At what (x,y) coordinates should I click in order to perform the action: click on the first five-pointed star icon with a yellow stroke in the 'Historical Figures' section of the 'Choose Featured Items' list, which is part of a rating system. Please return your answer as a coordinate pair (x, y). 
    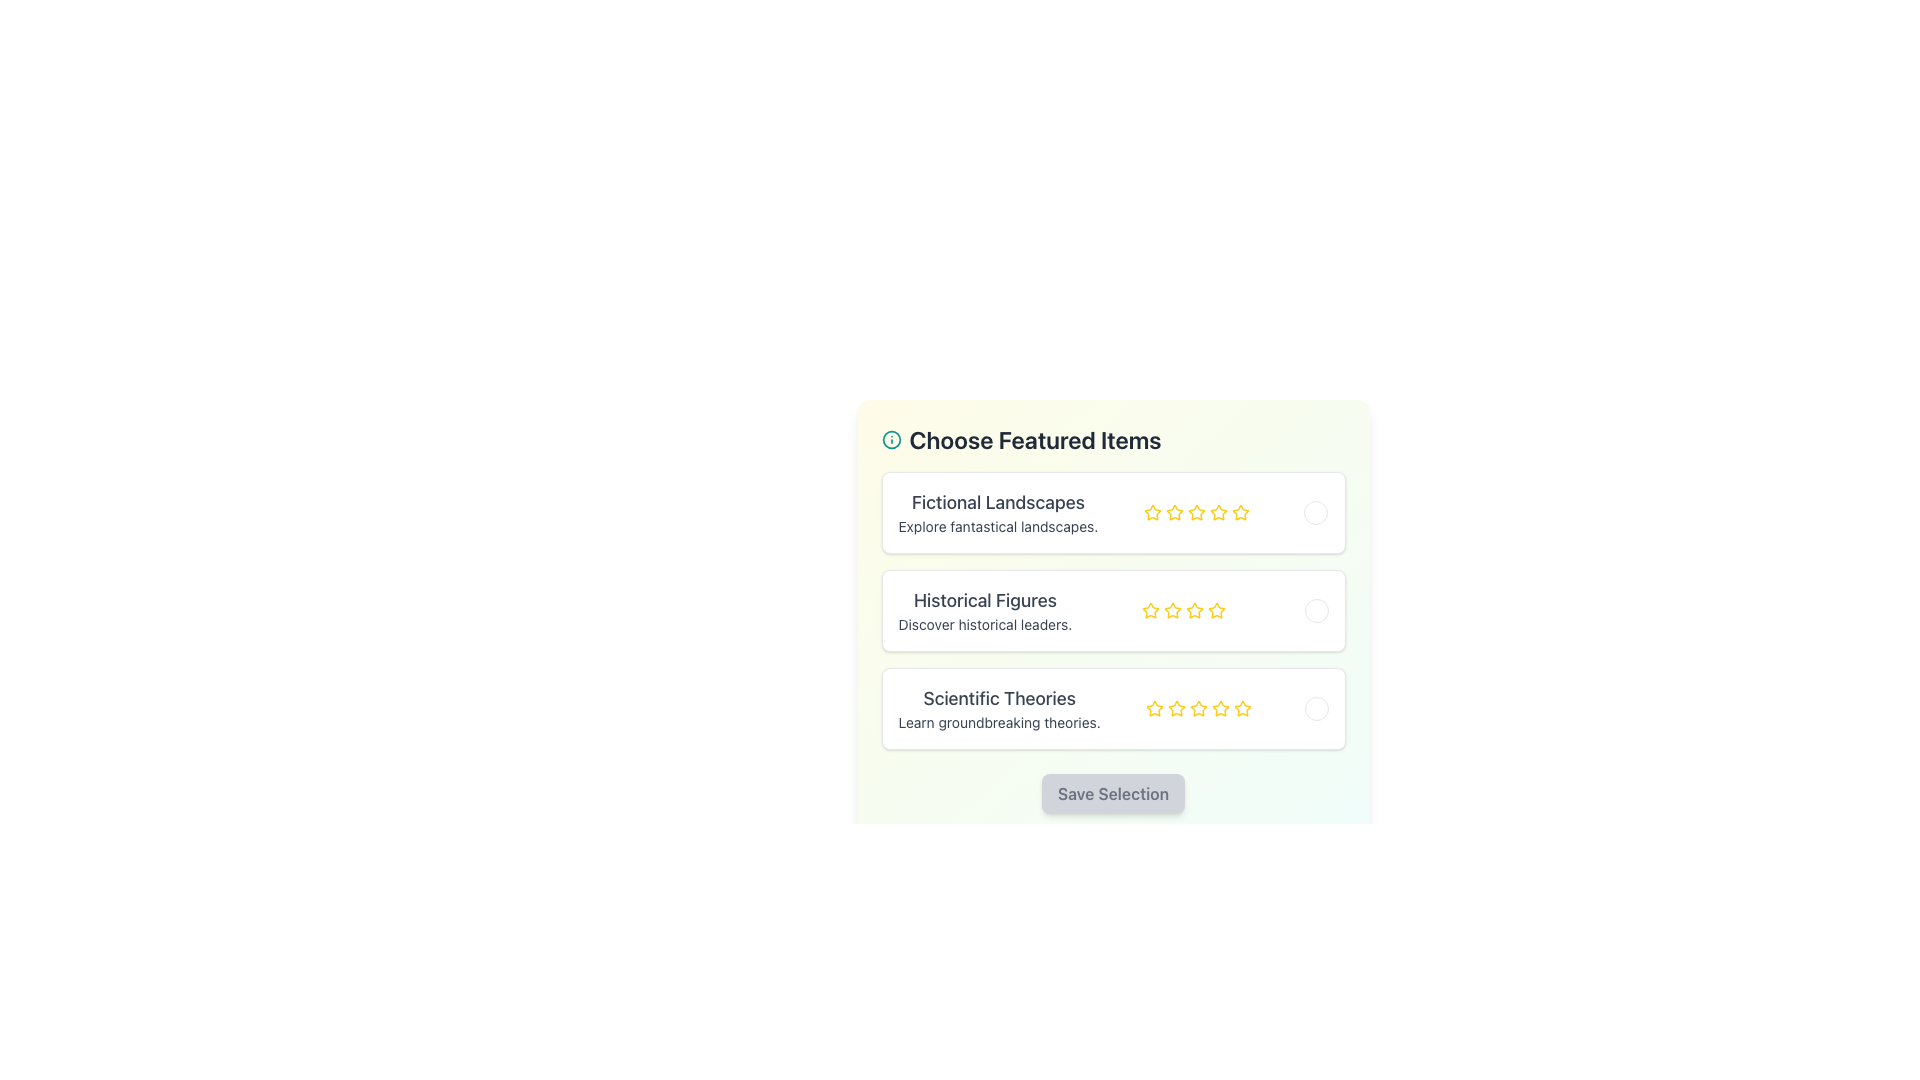
    Looking at the image, I should click on (1151, 609).